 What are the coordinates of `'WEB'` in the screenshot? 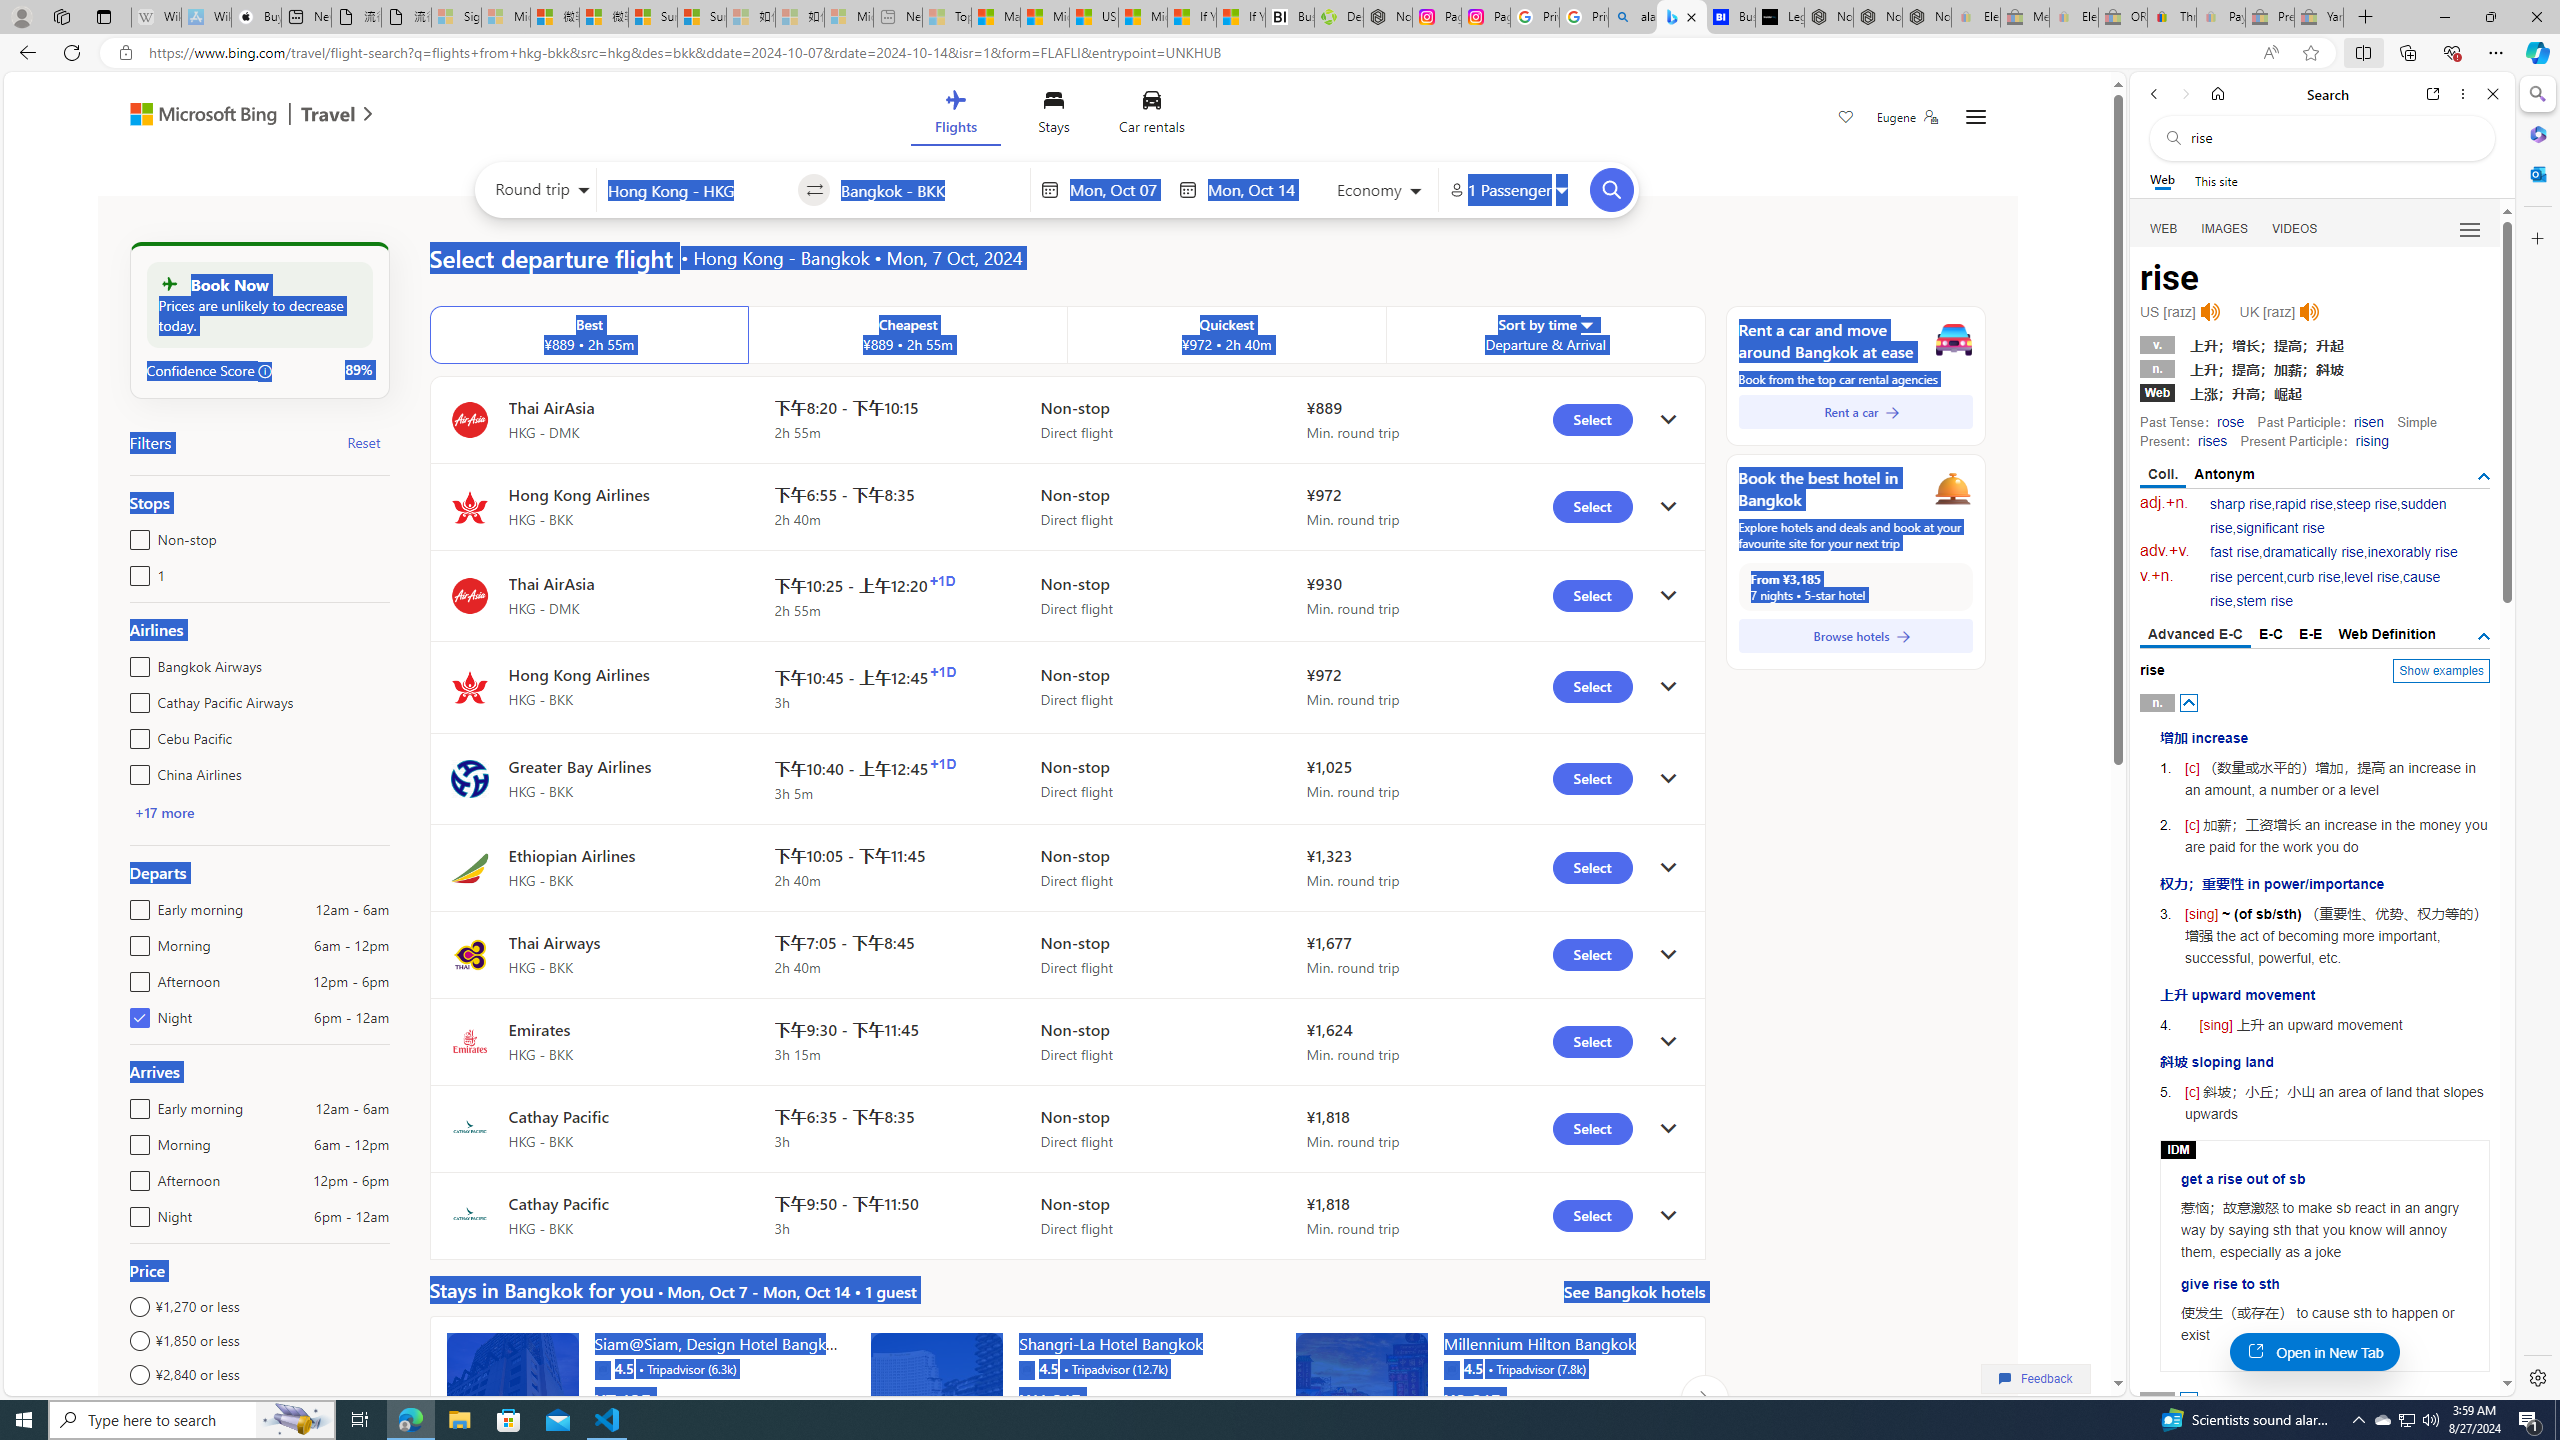 It's located at (2164, 229).